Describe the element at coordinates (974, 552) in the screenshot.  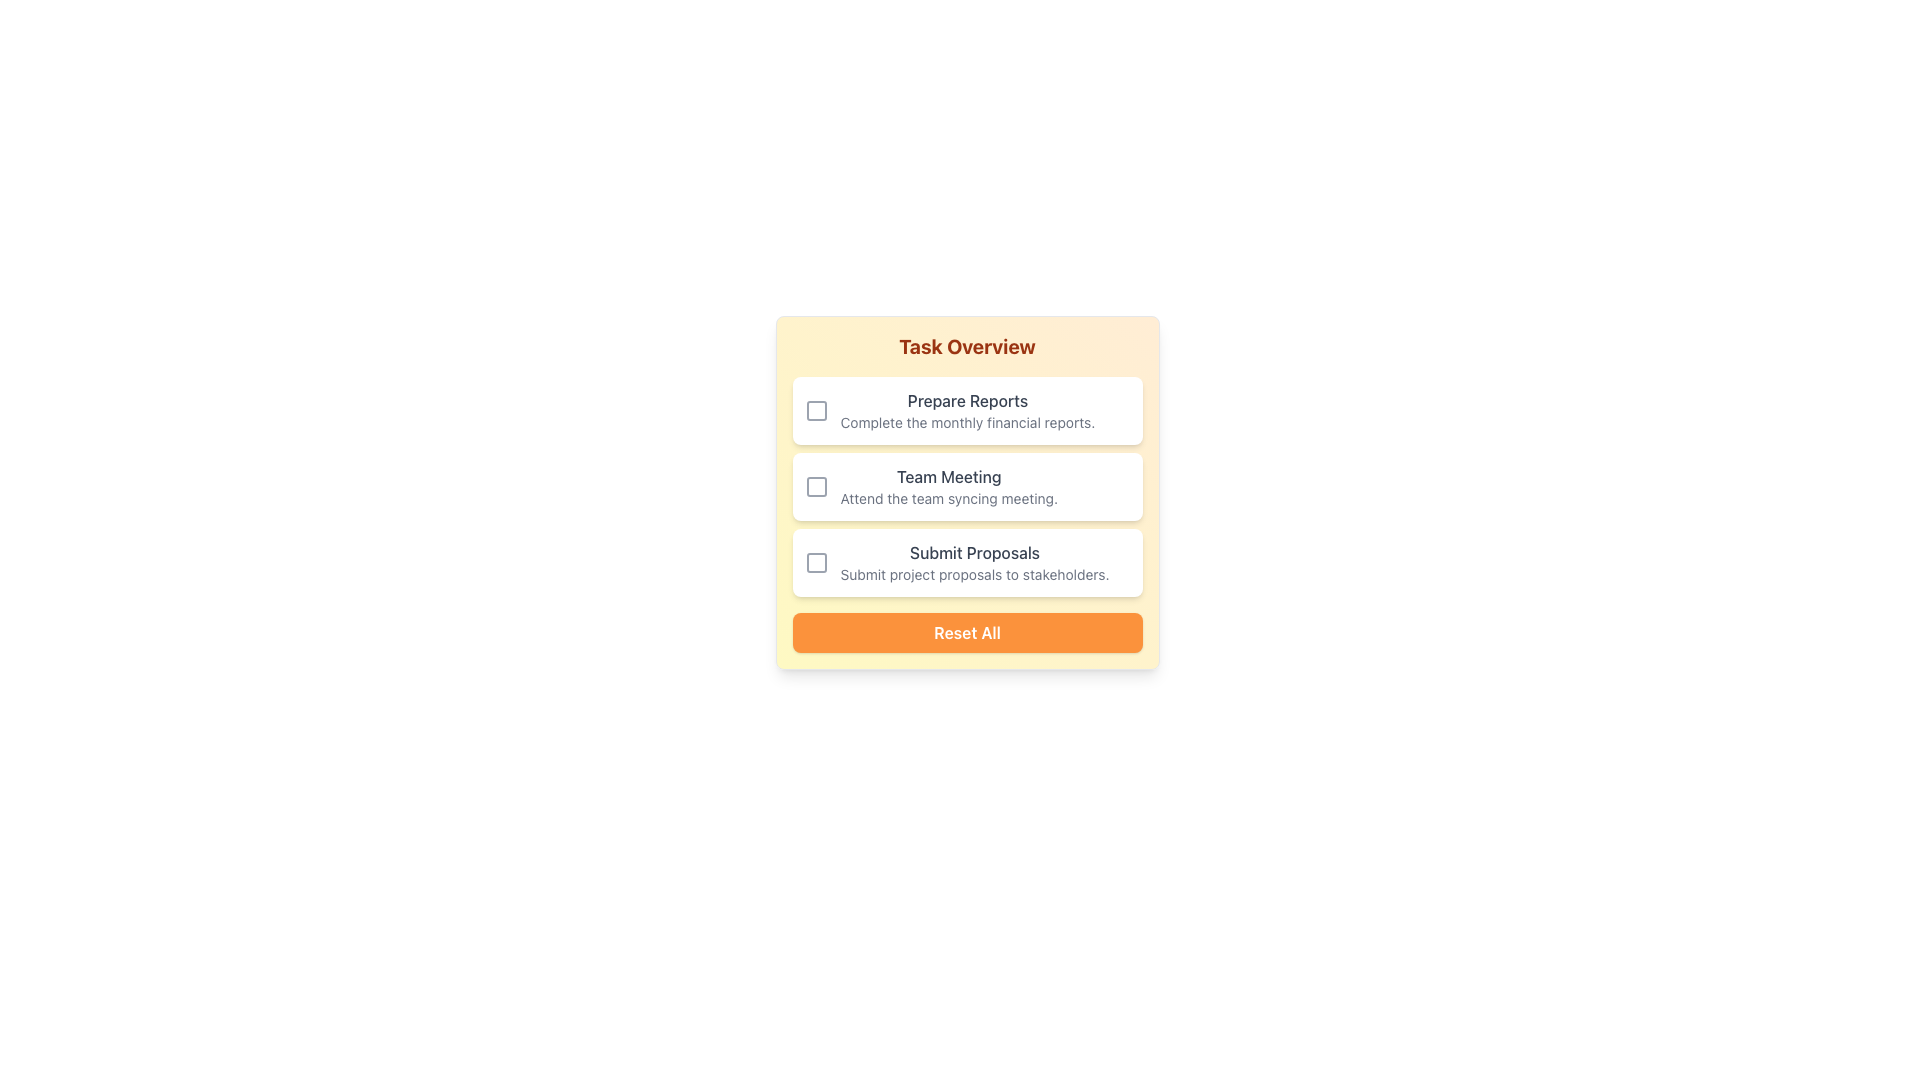
I see `the text label 'Submit Proposals' which is the heading of the third task item in the task list interface` at that location.